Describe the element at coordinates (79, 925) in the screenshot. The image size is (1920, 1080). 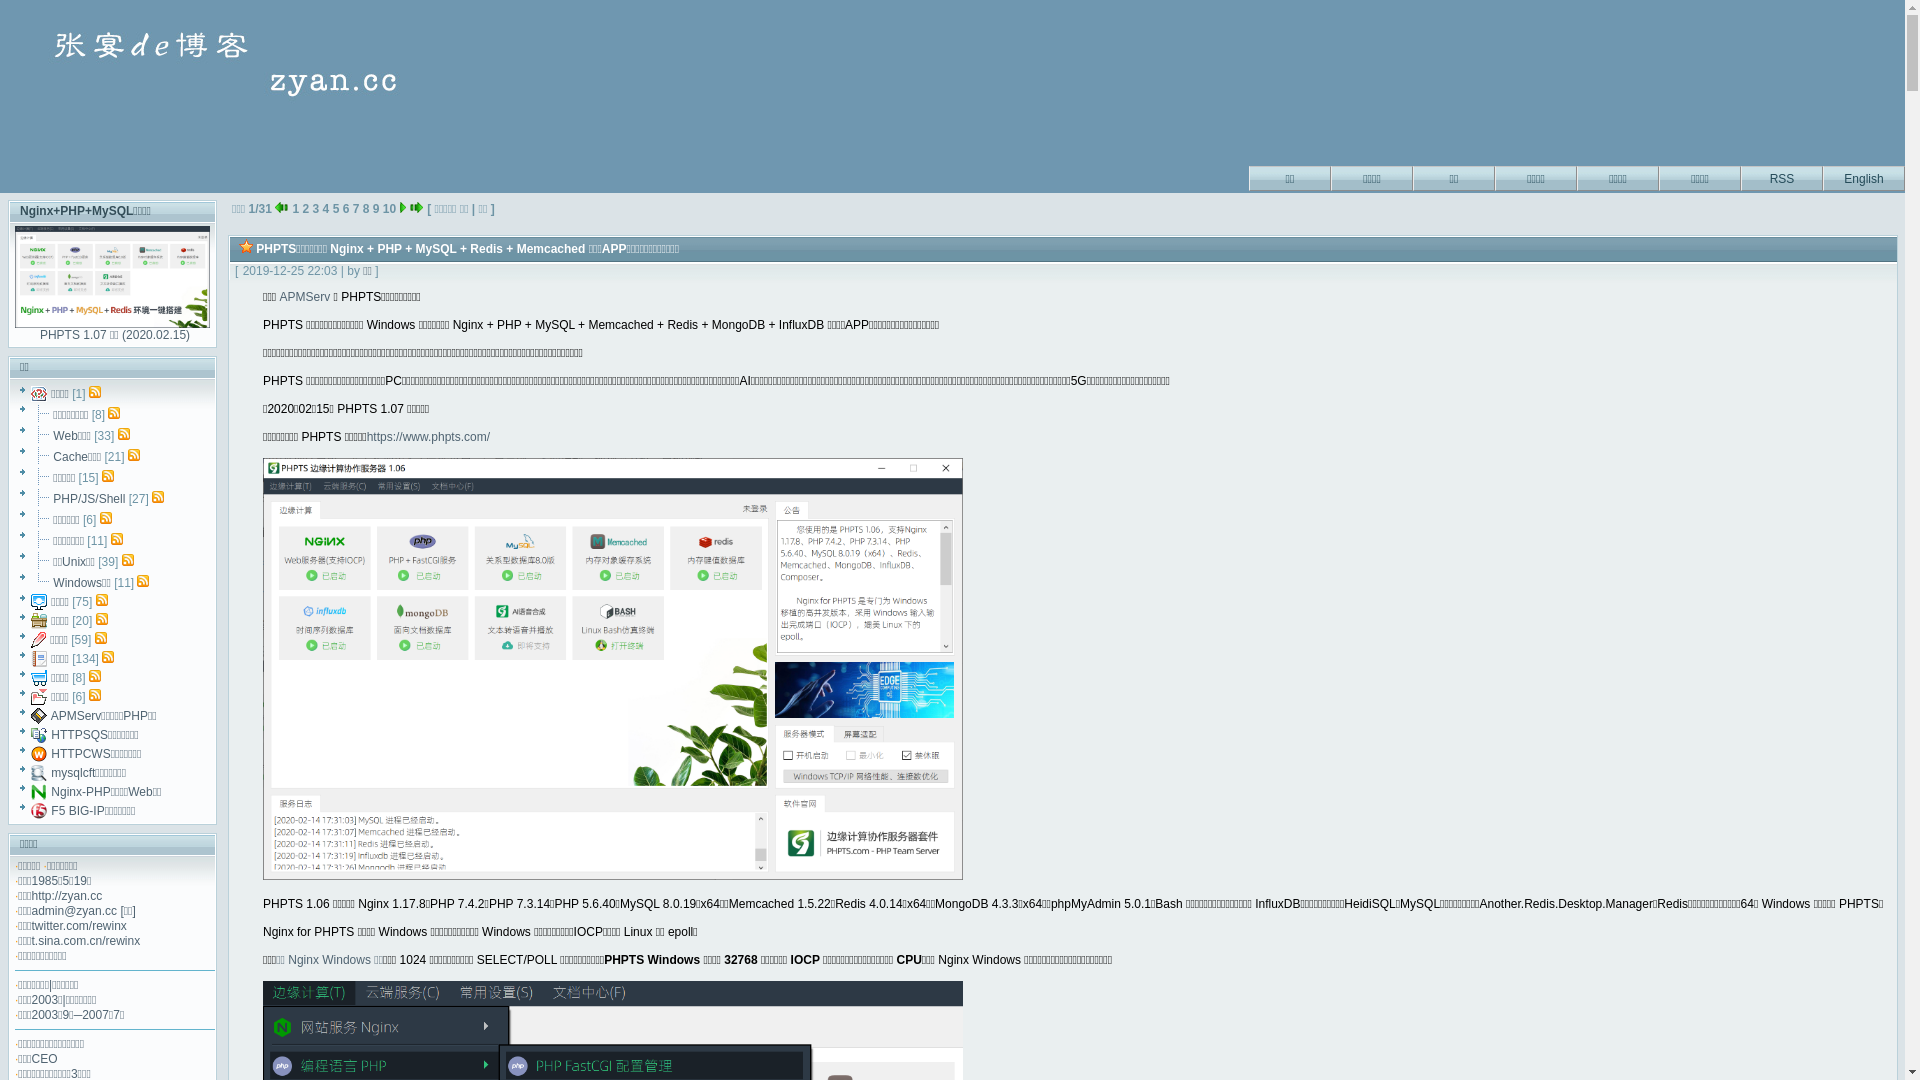
I see `'twitter.com/rewinx'` at that location.